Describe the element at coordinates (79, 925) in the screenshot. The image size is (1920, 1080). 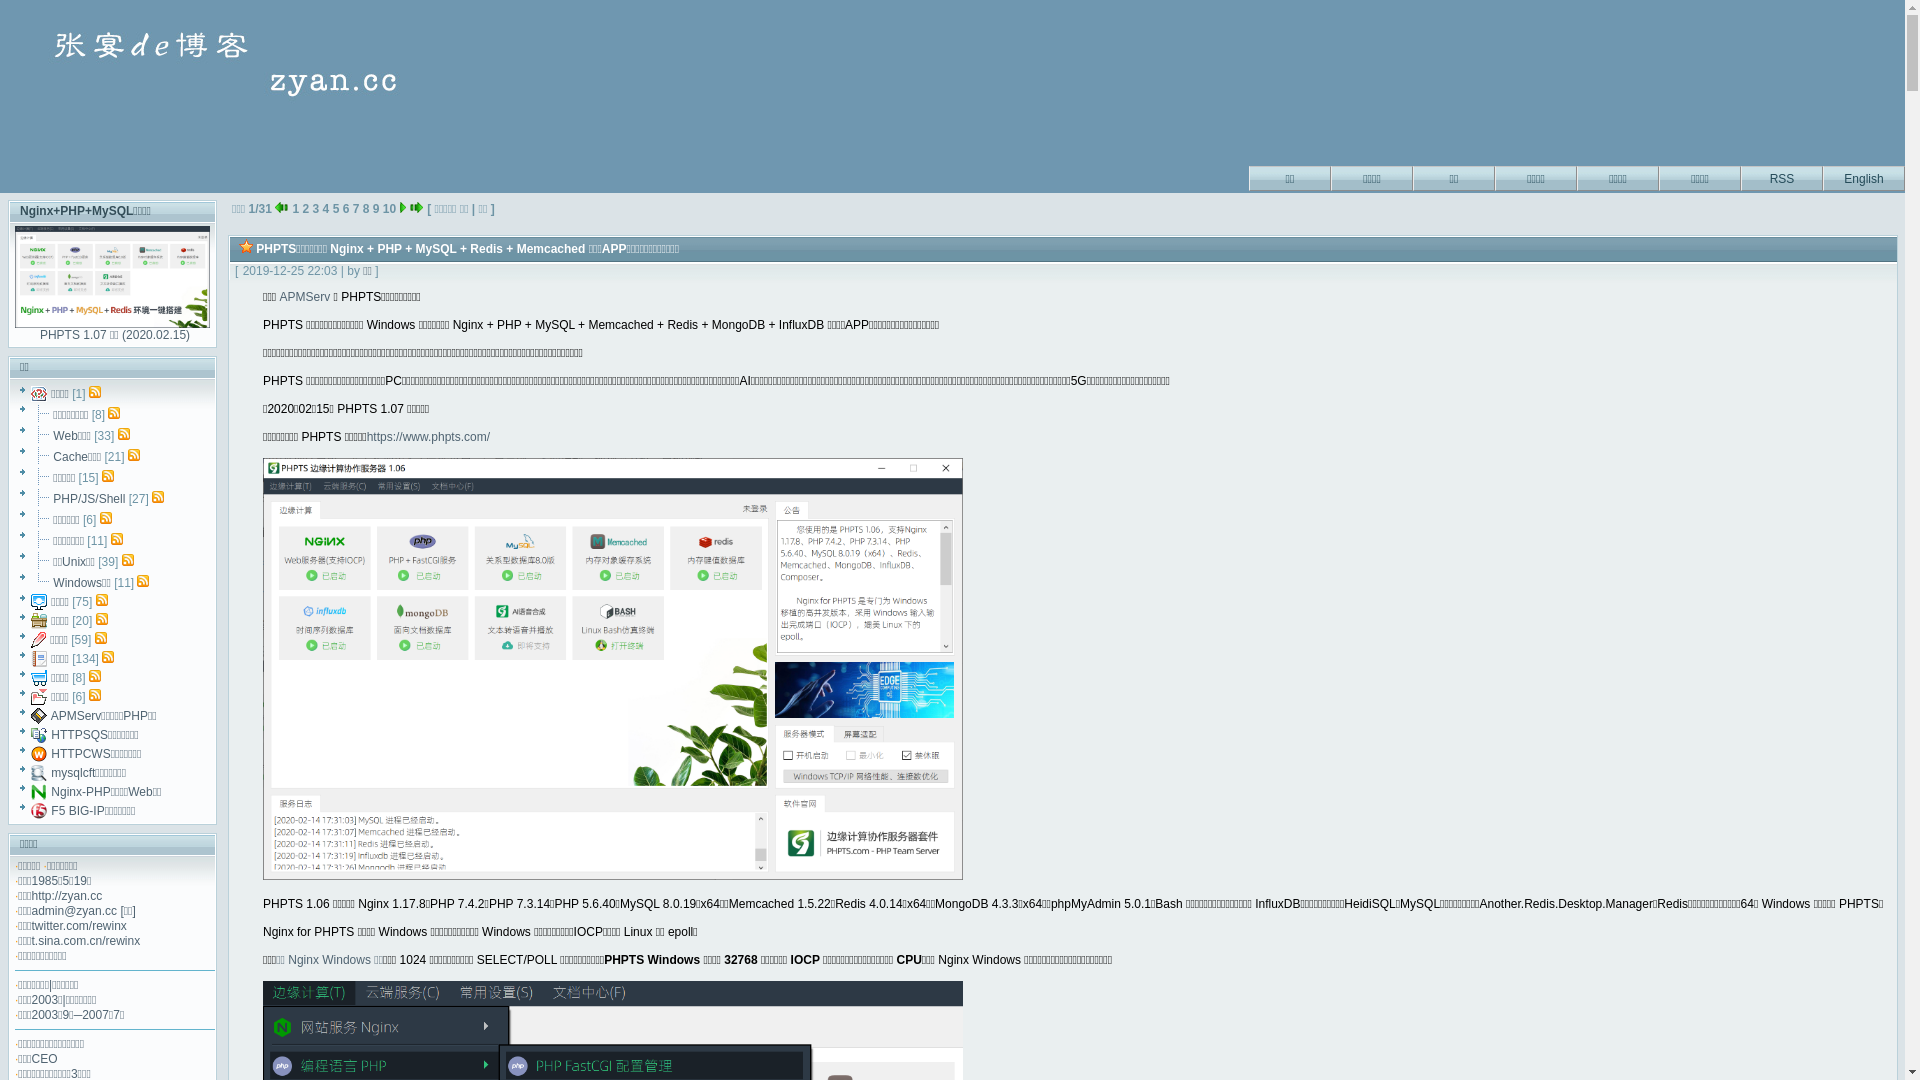
I see `'twitter.com/rewinx'` at that location.